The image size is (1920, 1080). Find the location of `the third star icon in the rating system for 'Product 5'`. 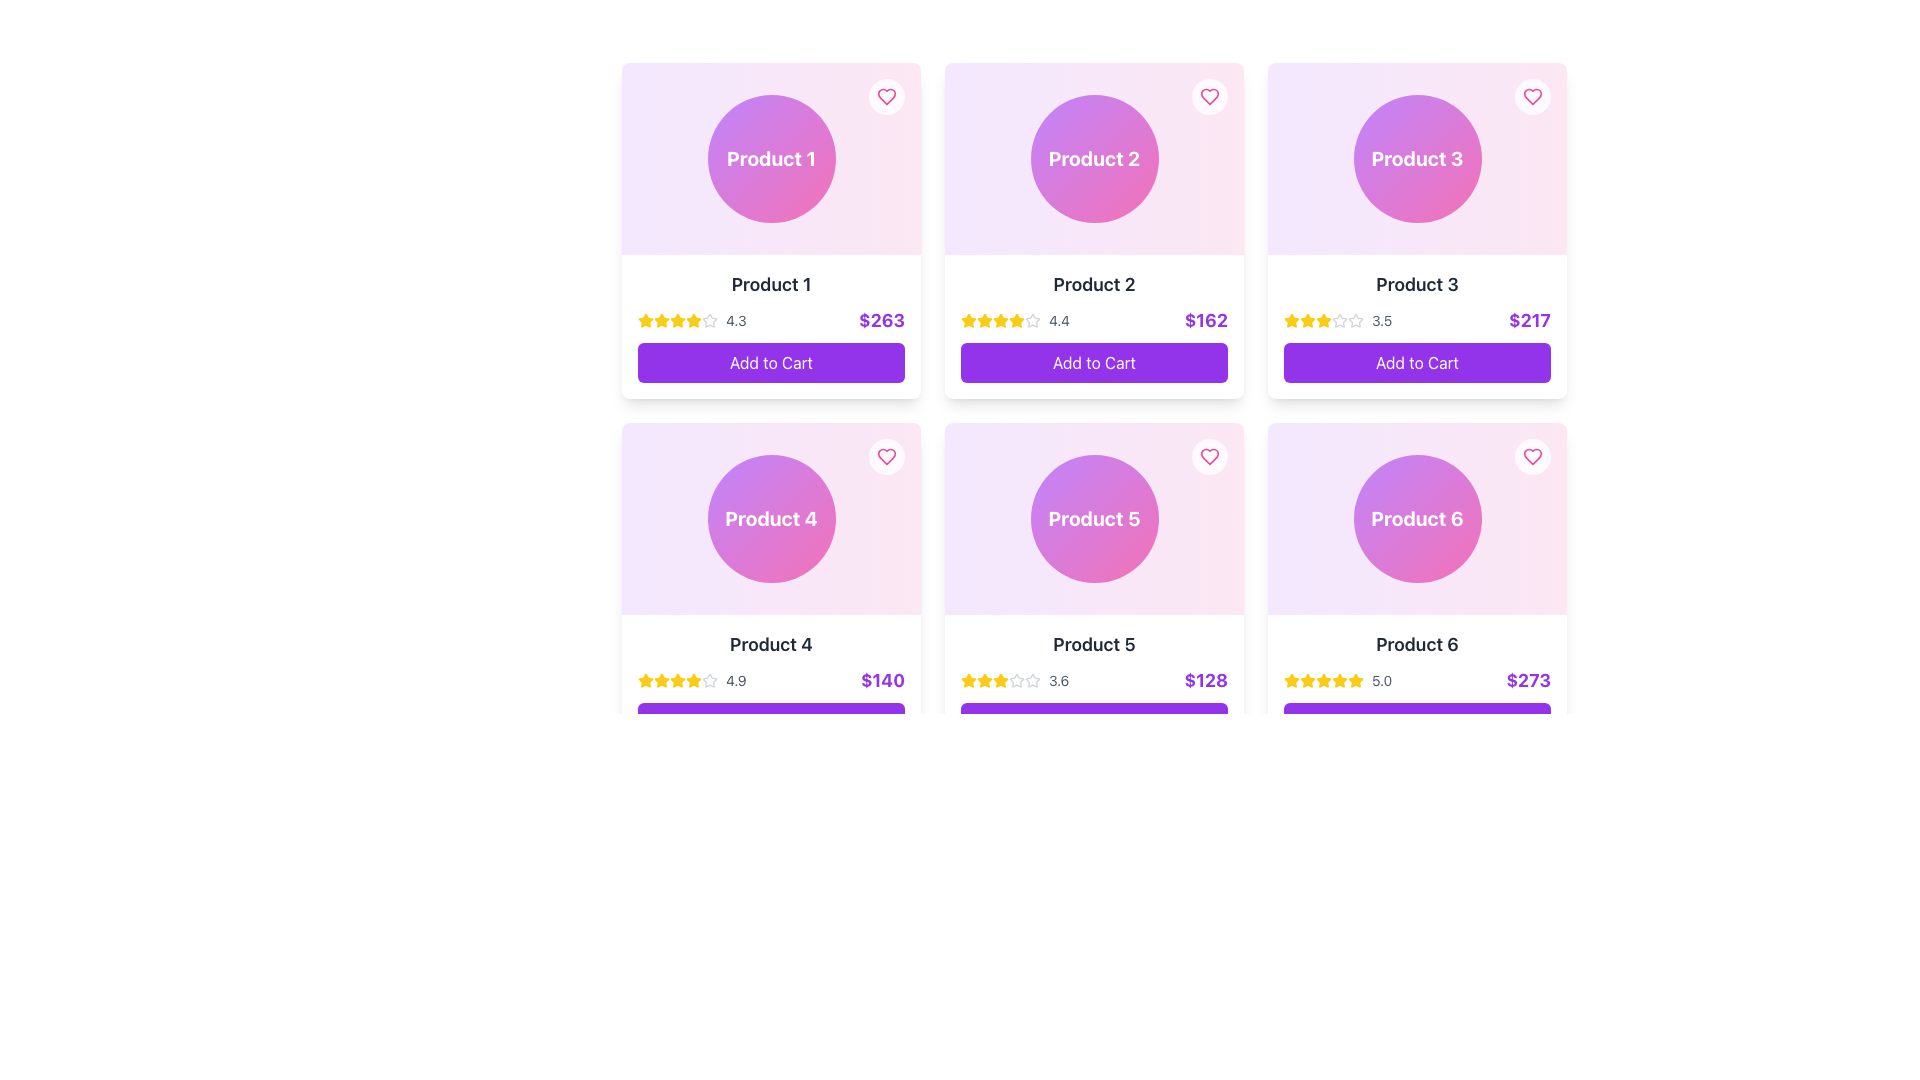

the third star icon in the rating system for 'Product 5' is located at coordinates (969, 679).